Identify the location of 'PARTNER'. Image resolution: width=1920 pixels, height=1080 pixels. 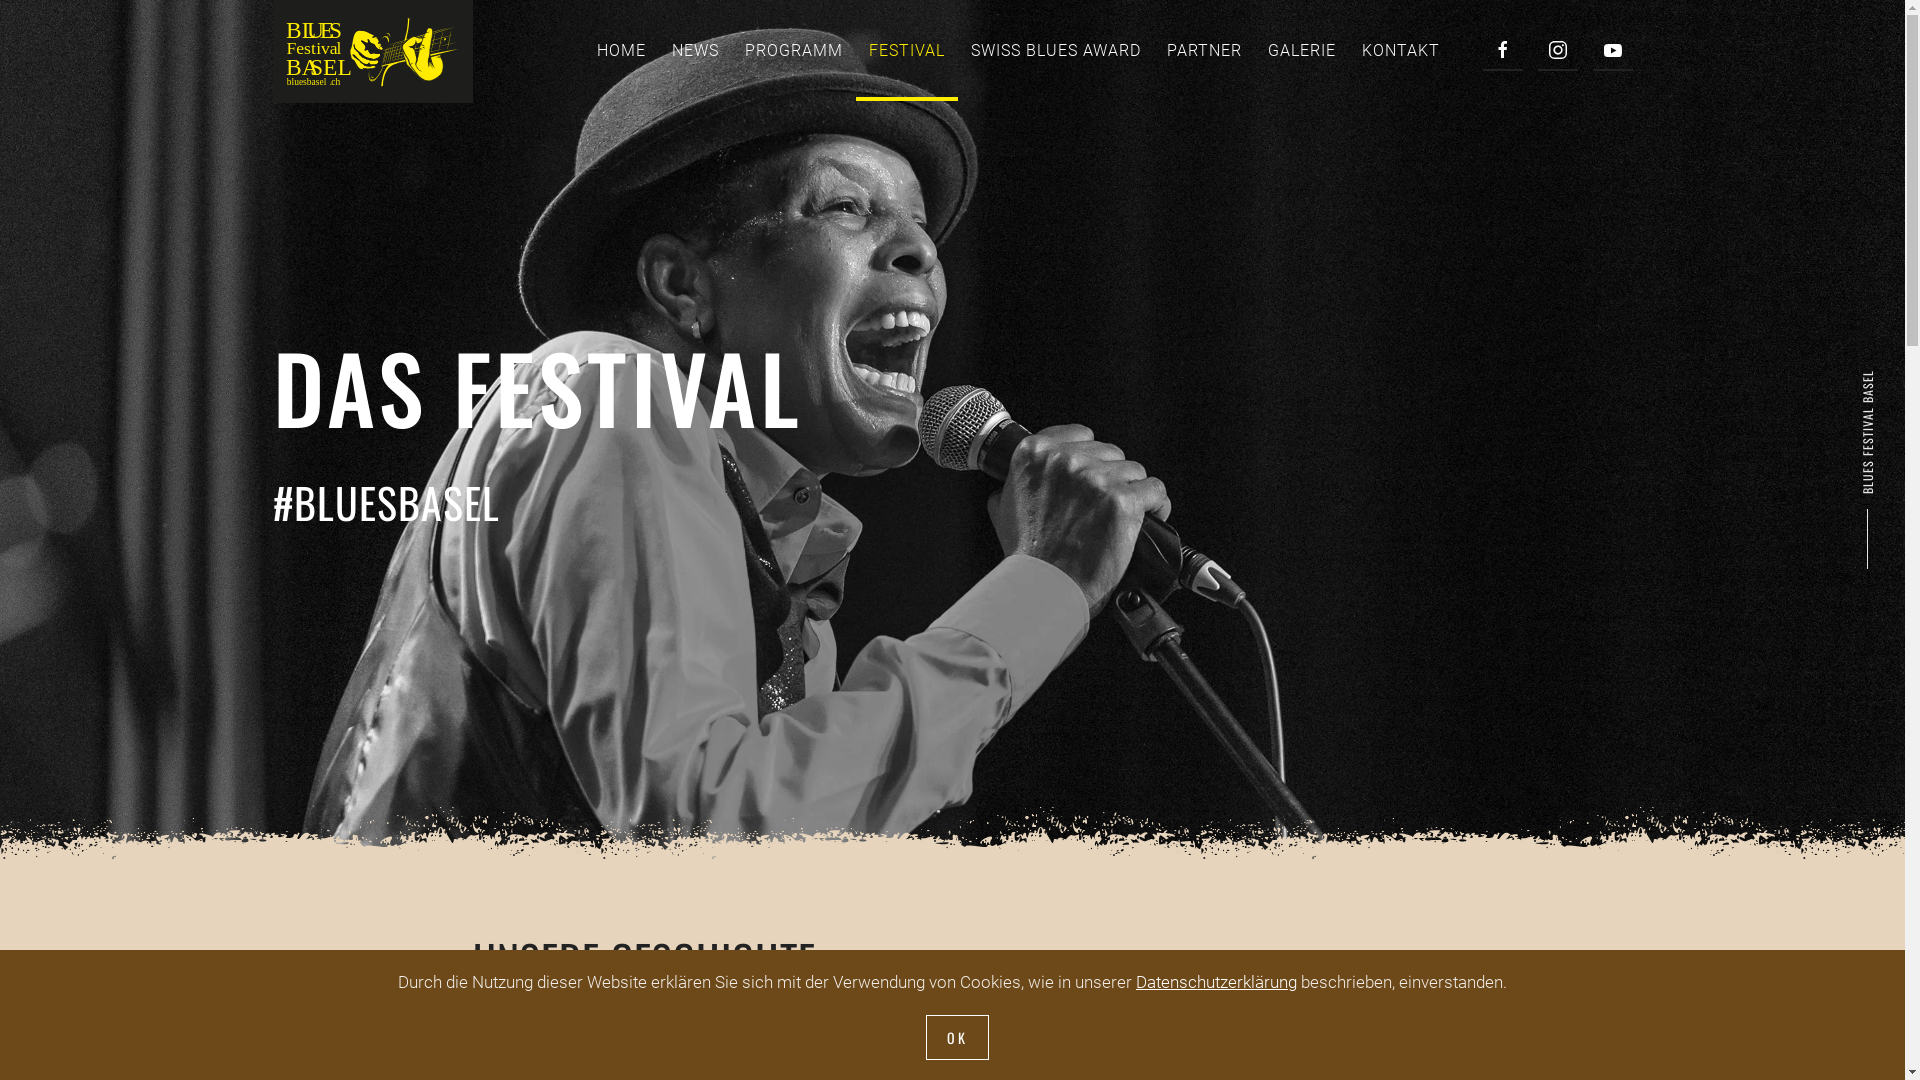
(1203, 49).